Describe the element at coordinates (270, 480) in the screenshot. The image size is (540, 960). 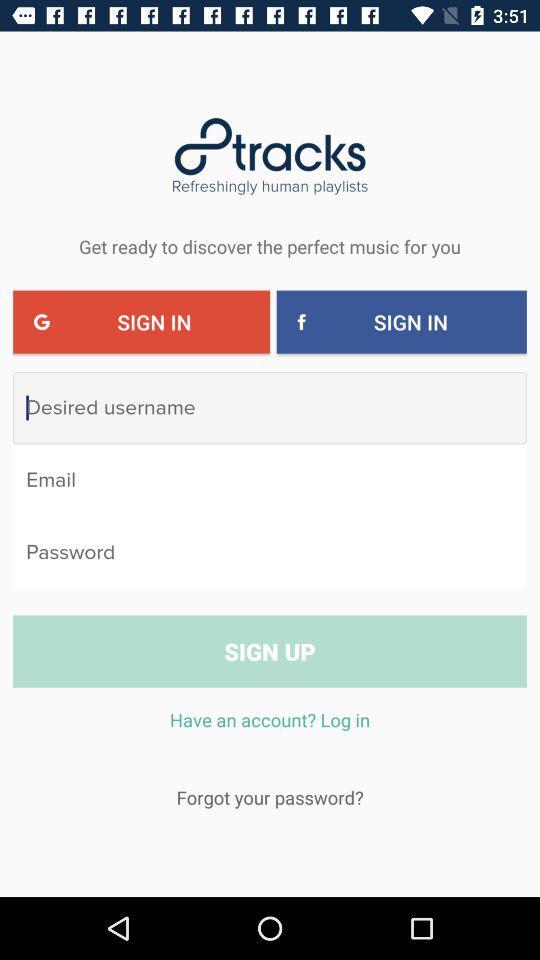
I see `write email` at that location.